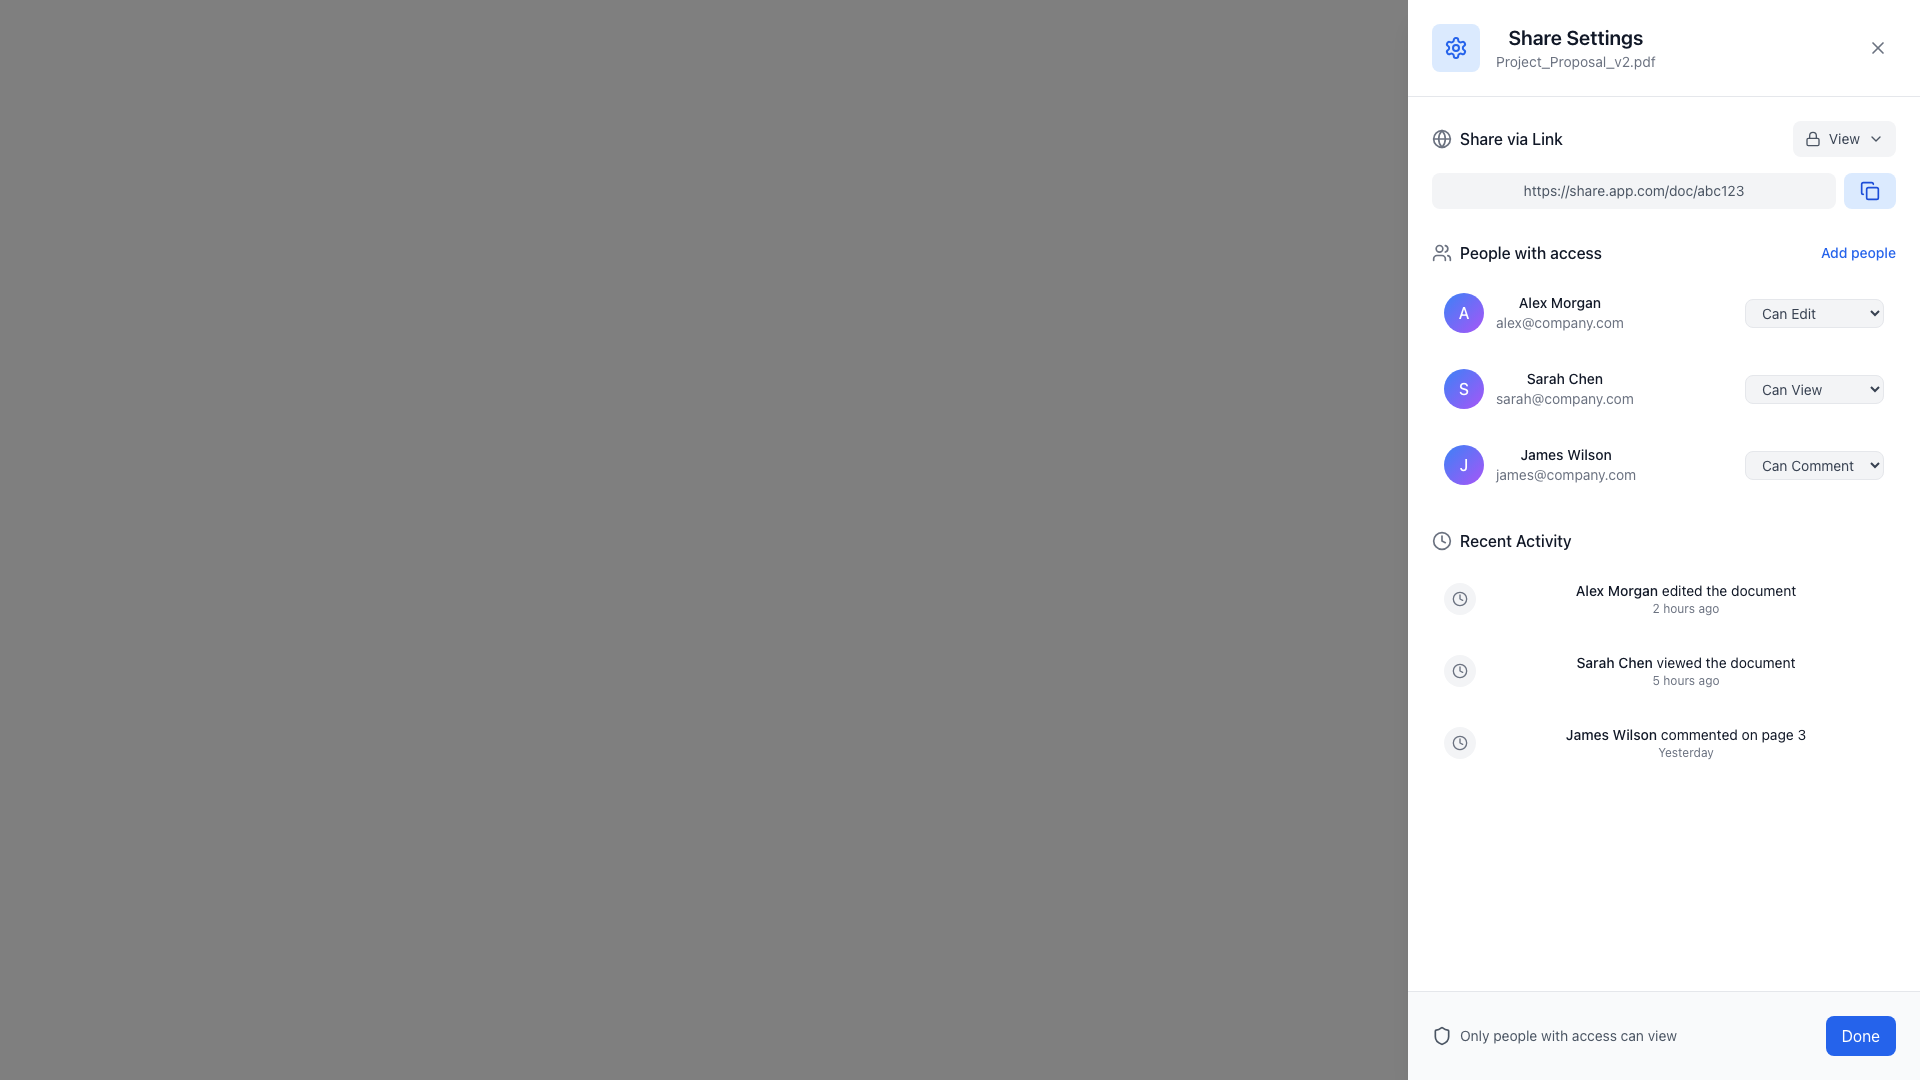 This screenshot has height=1080, width=1920. I want to click on the 'Can Comment' dropdown menu located to the right of 'james@company.com' in the 'People with access' list, so click(1814, 465).